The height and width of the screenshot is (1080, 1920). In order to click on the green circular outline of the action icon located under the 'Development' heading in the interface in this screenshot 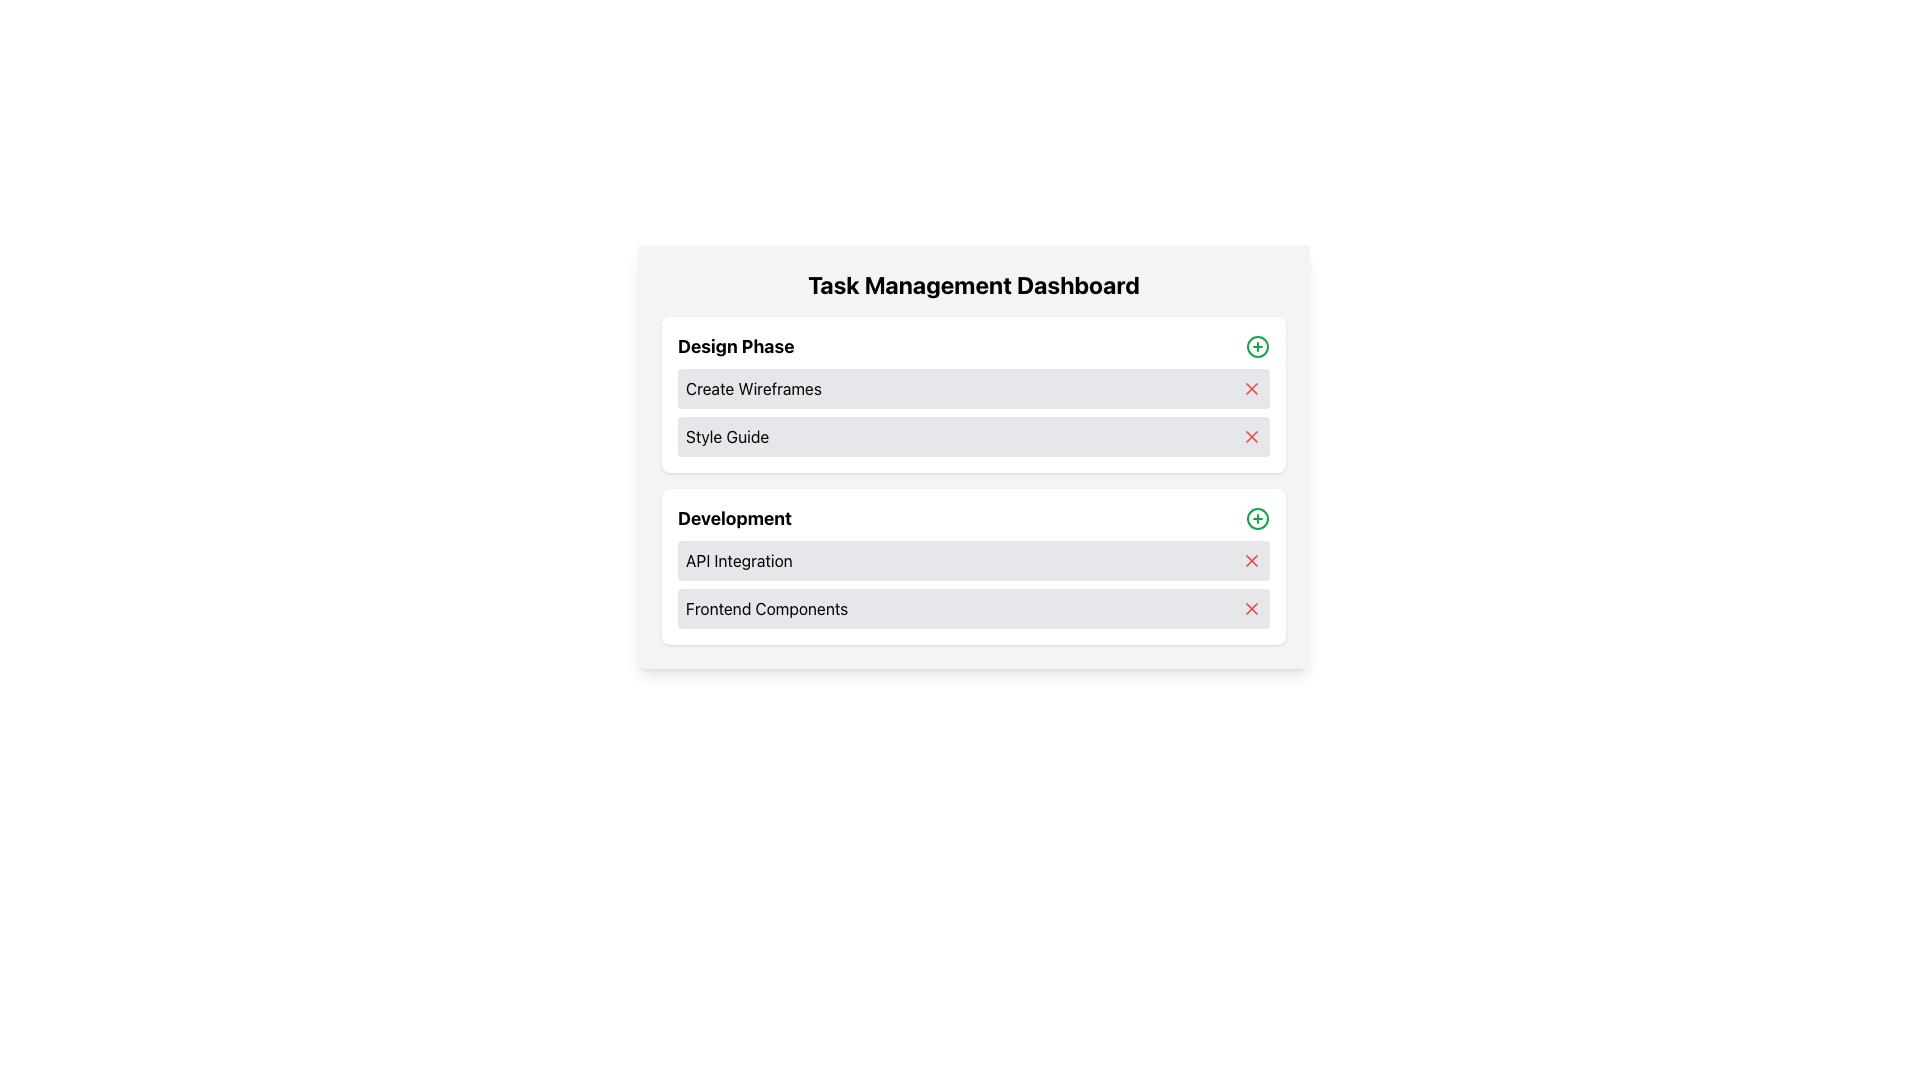, I will do `click(1256, 346)`.